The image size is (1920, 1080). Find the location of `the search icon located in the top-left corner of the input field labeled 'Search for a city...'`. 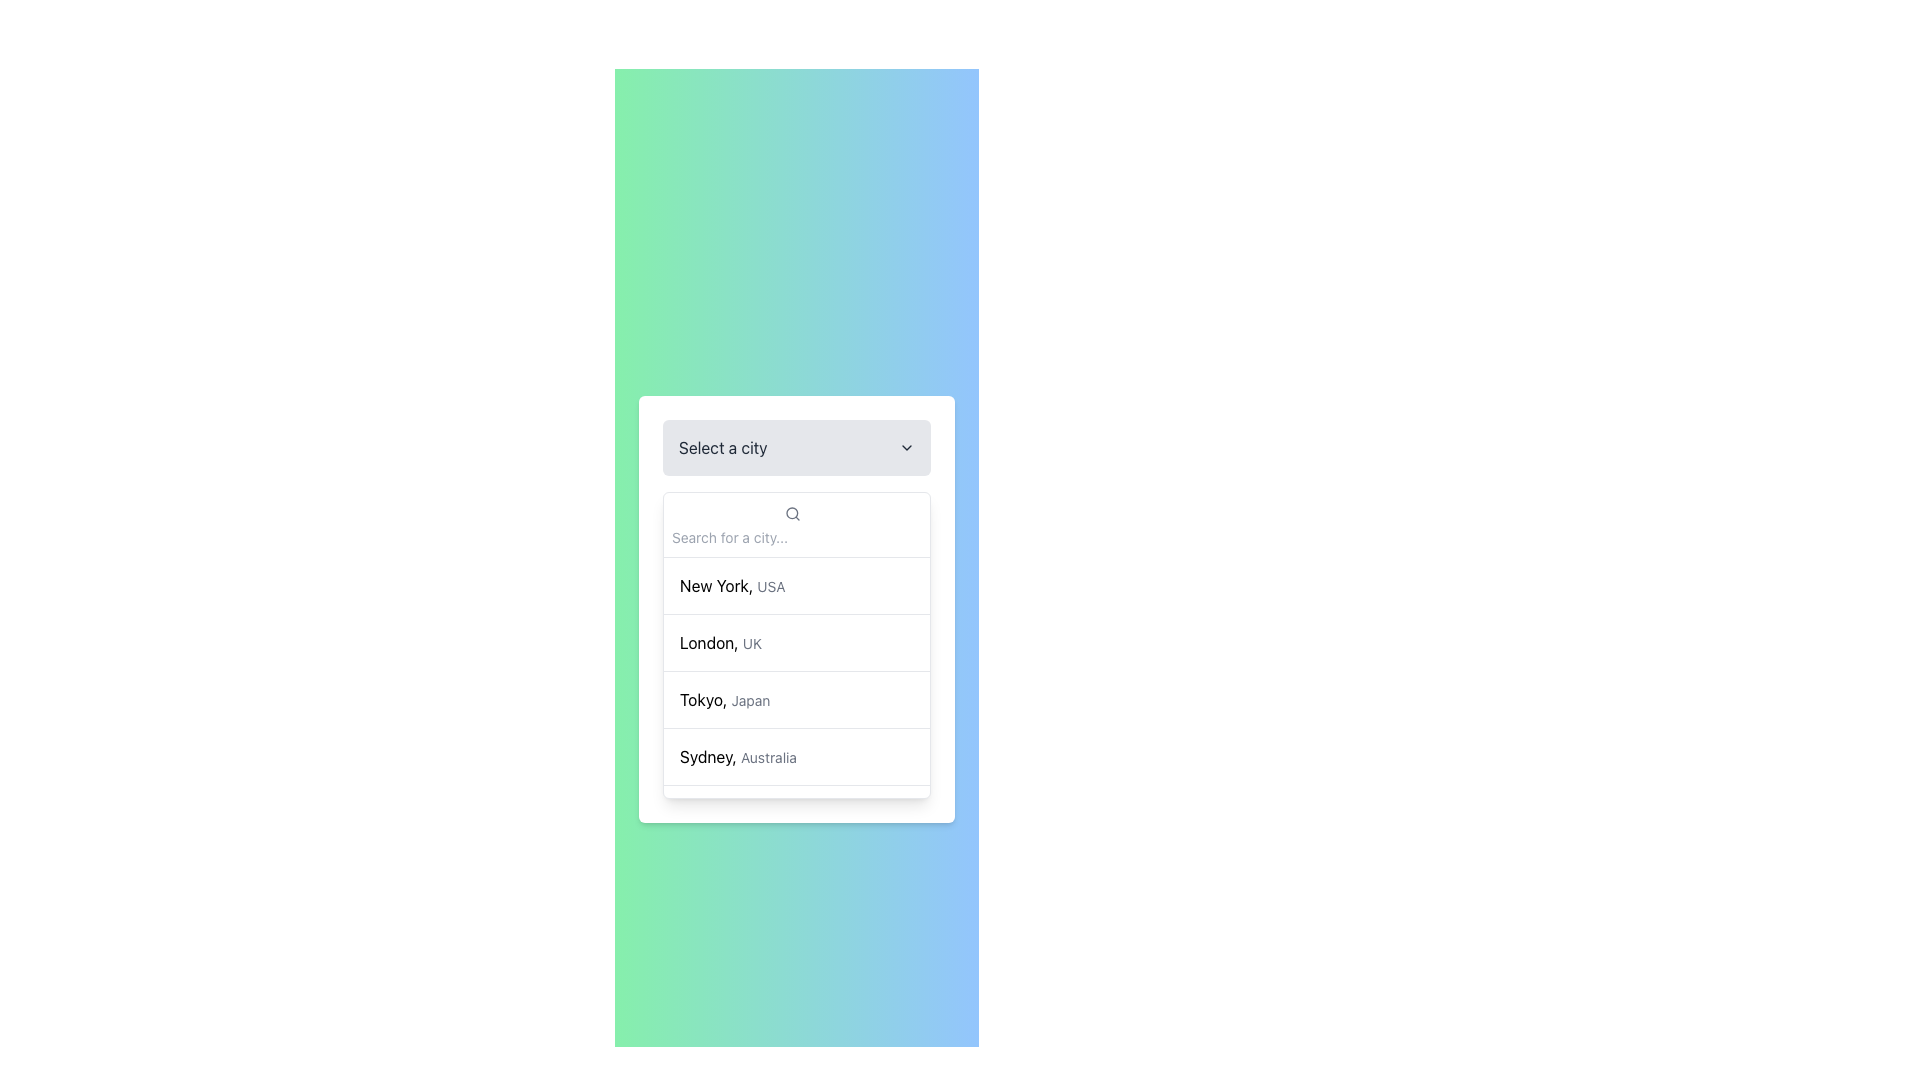

the search icon located in the top-left corner of the input field labeled 'Search for a city...' is located at coordinates (791, 512).